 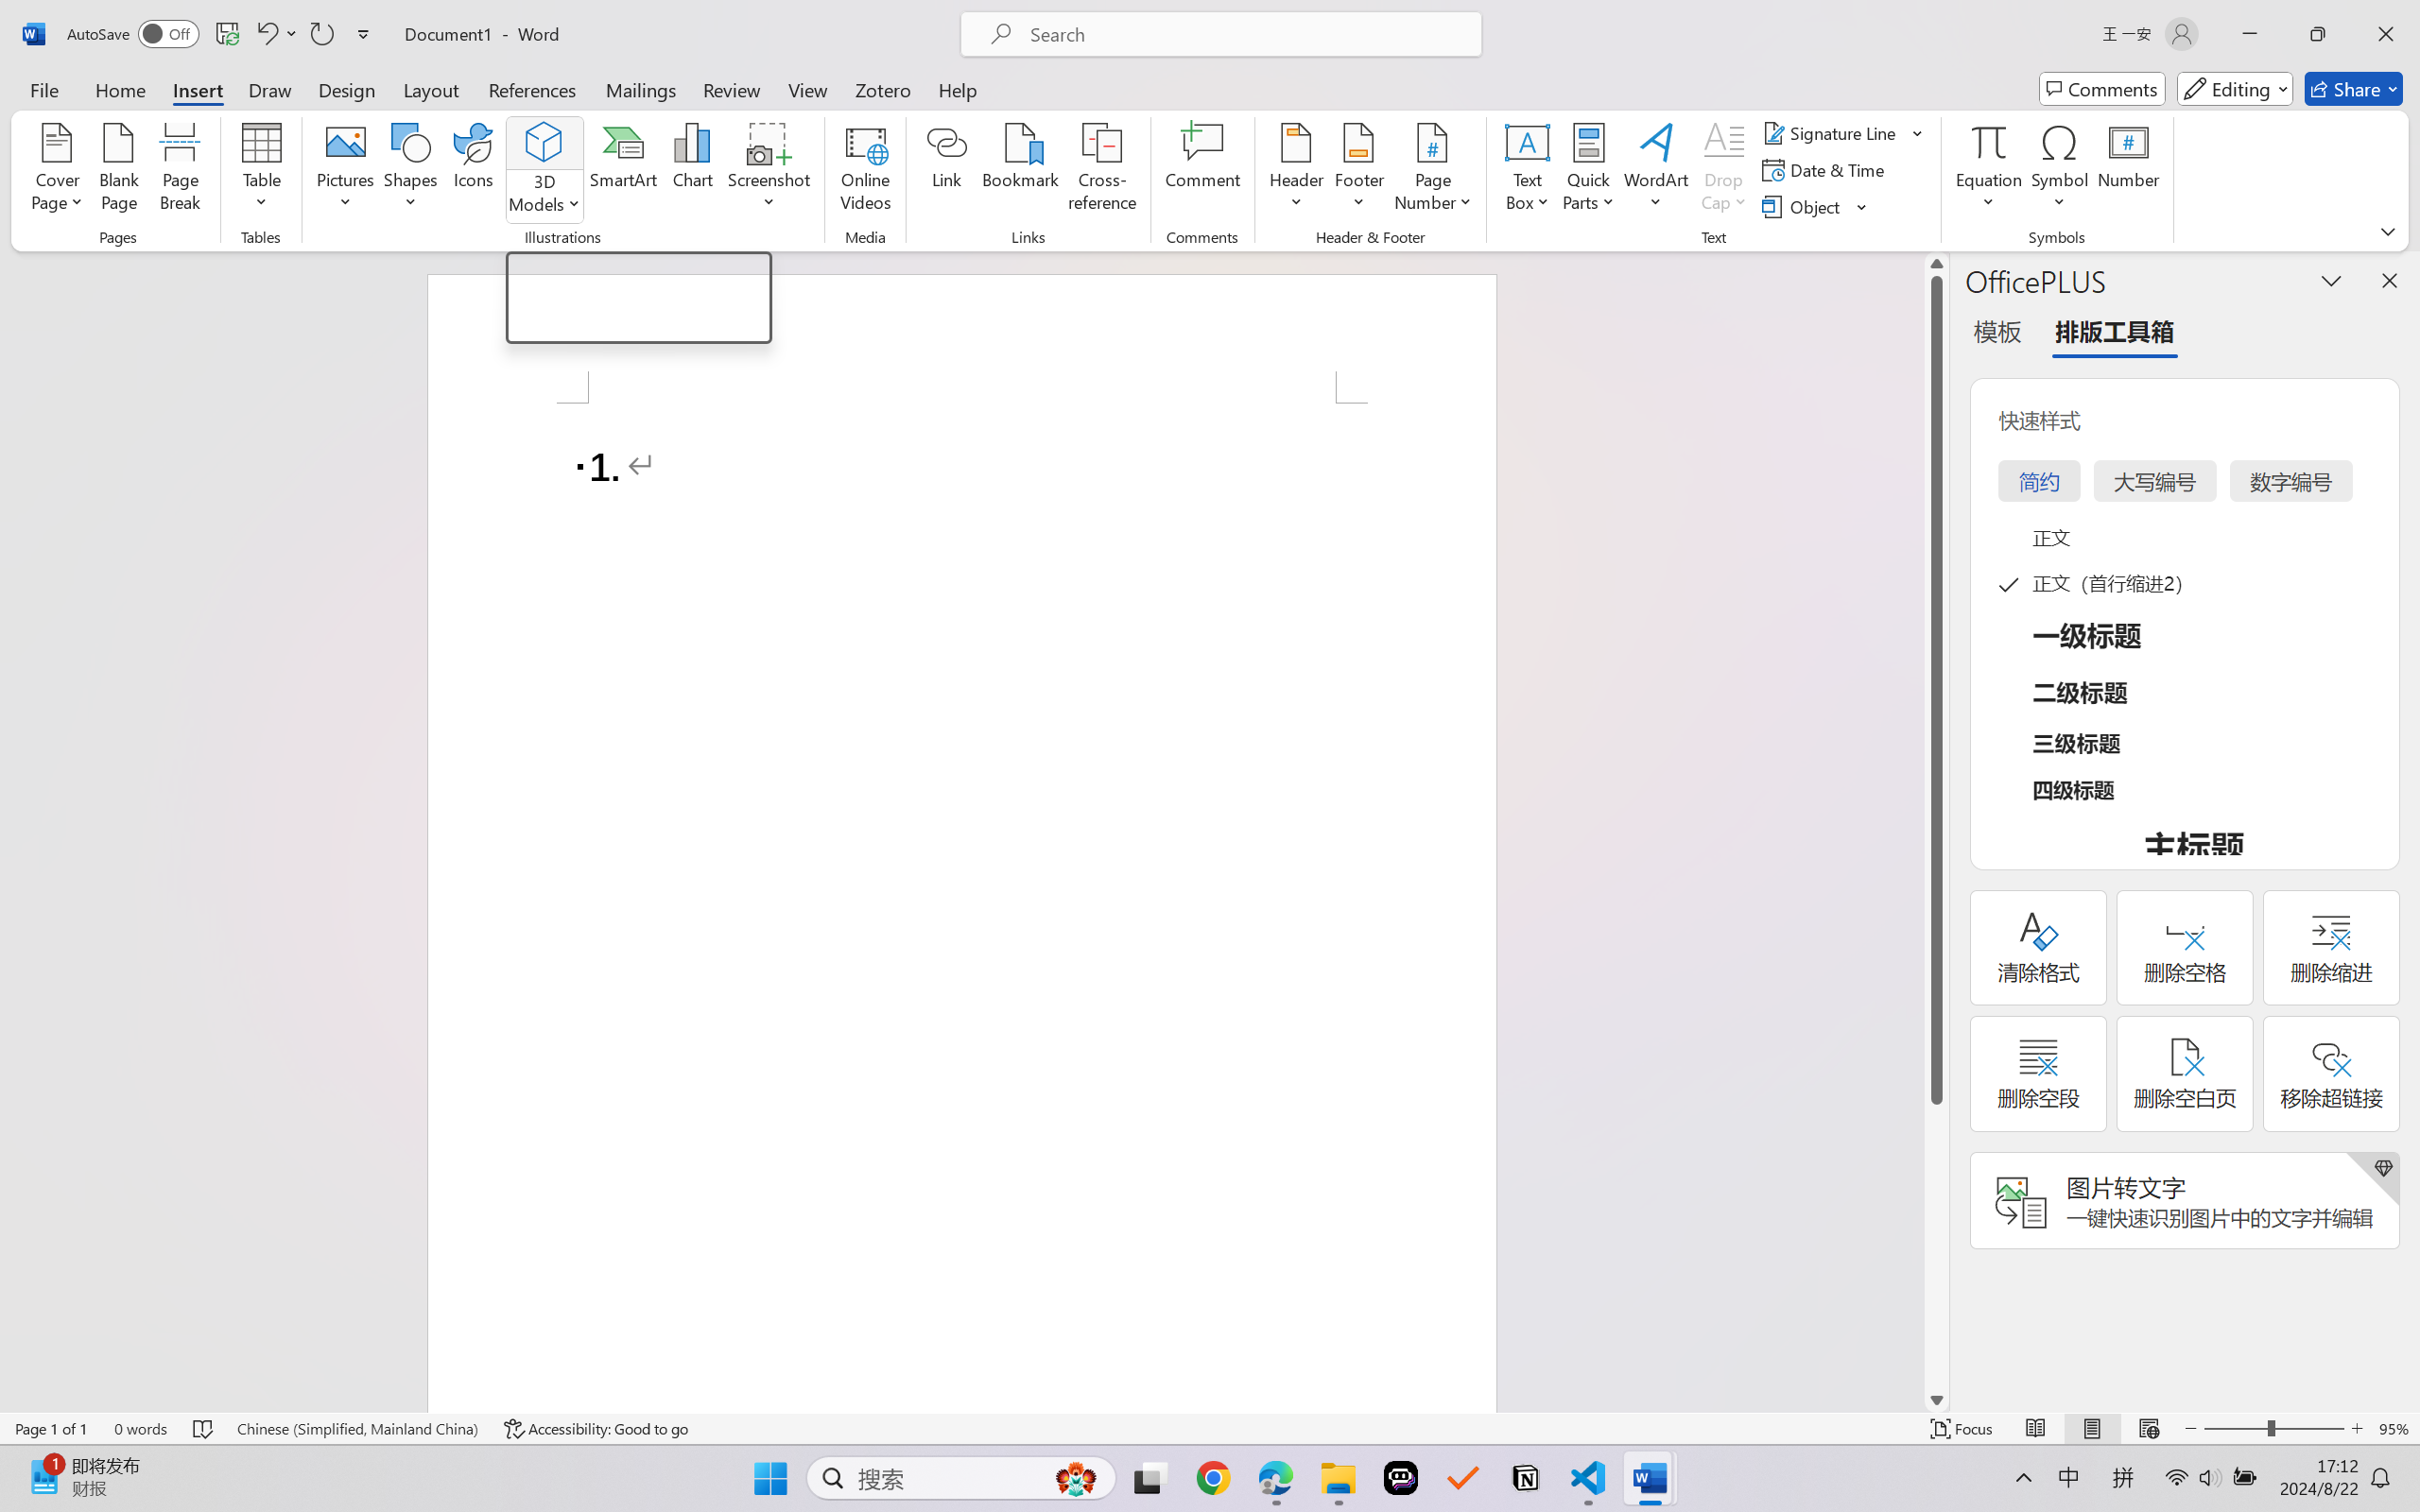 What do you see at coordinates (1723, 170) in the screenshot?
I see `'Drop Cap'` at bounding box center [1723, 170].